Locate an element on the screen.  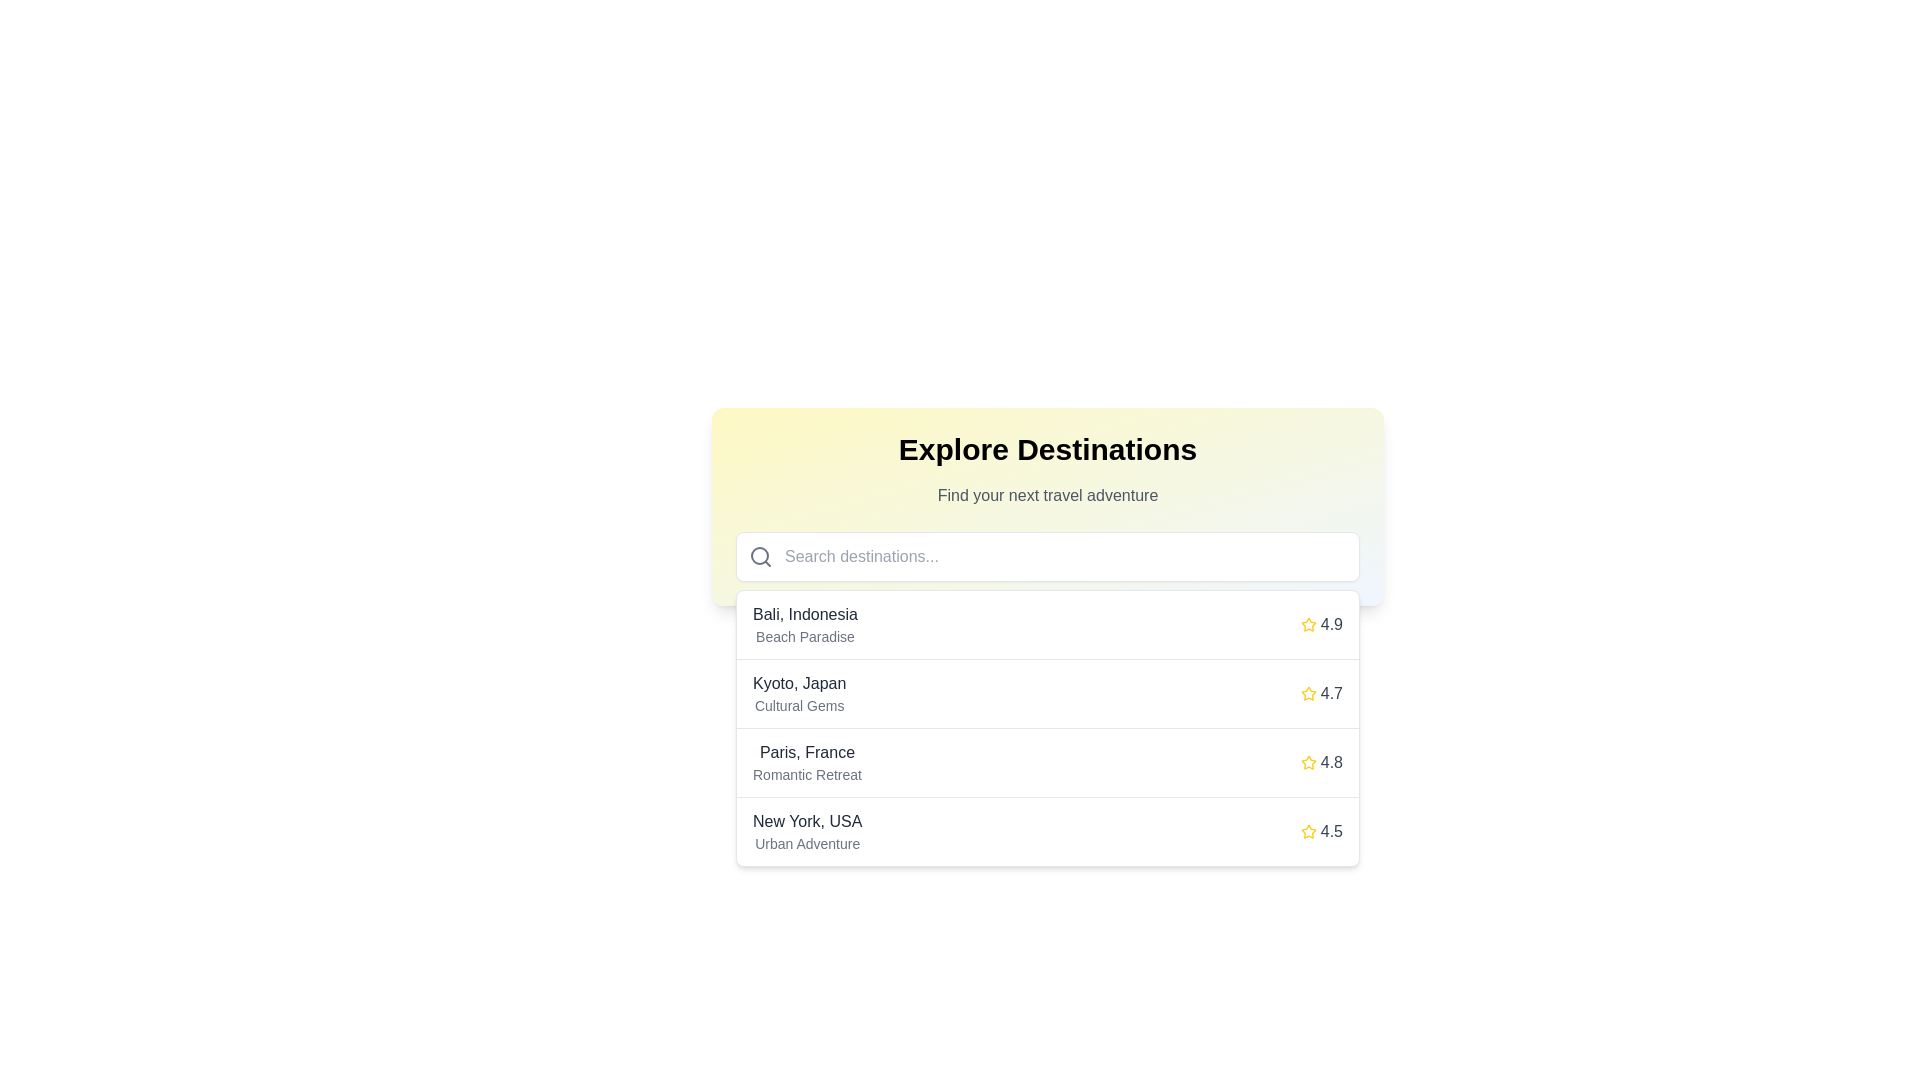
the text element displaying the title 'Bali, Indonesia', which is positioned at the top-left of a list item and above the subtitle 'Beach Paradise' is located at coordinates (805, 613).